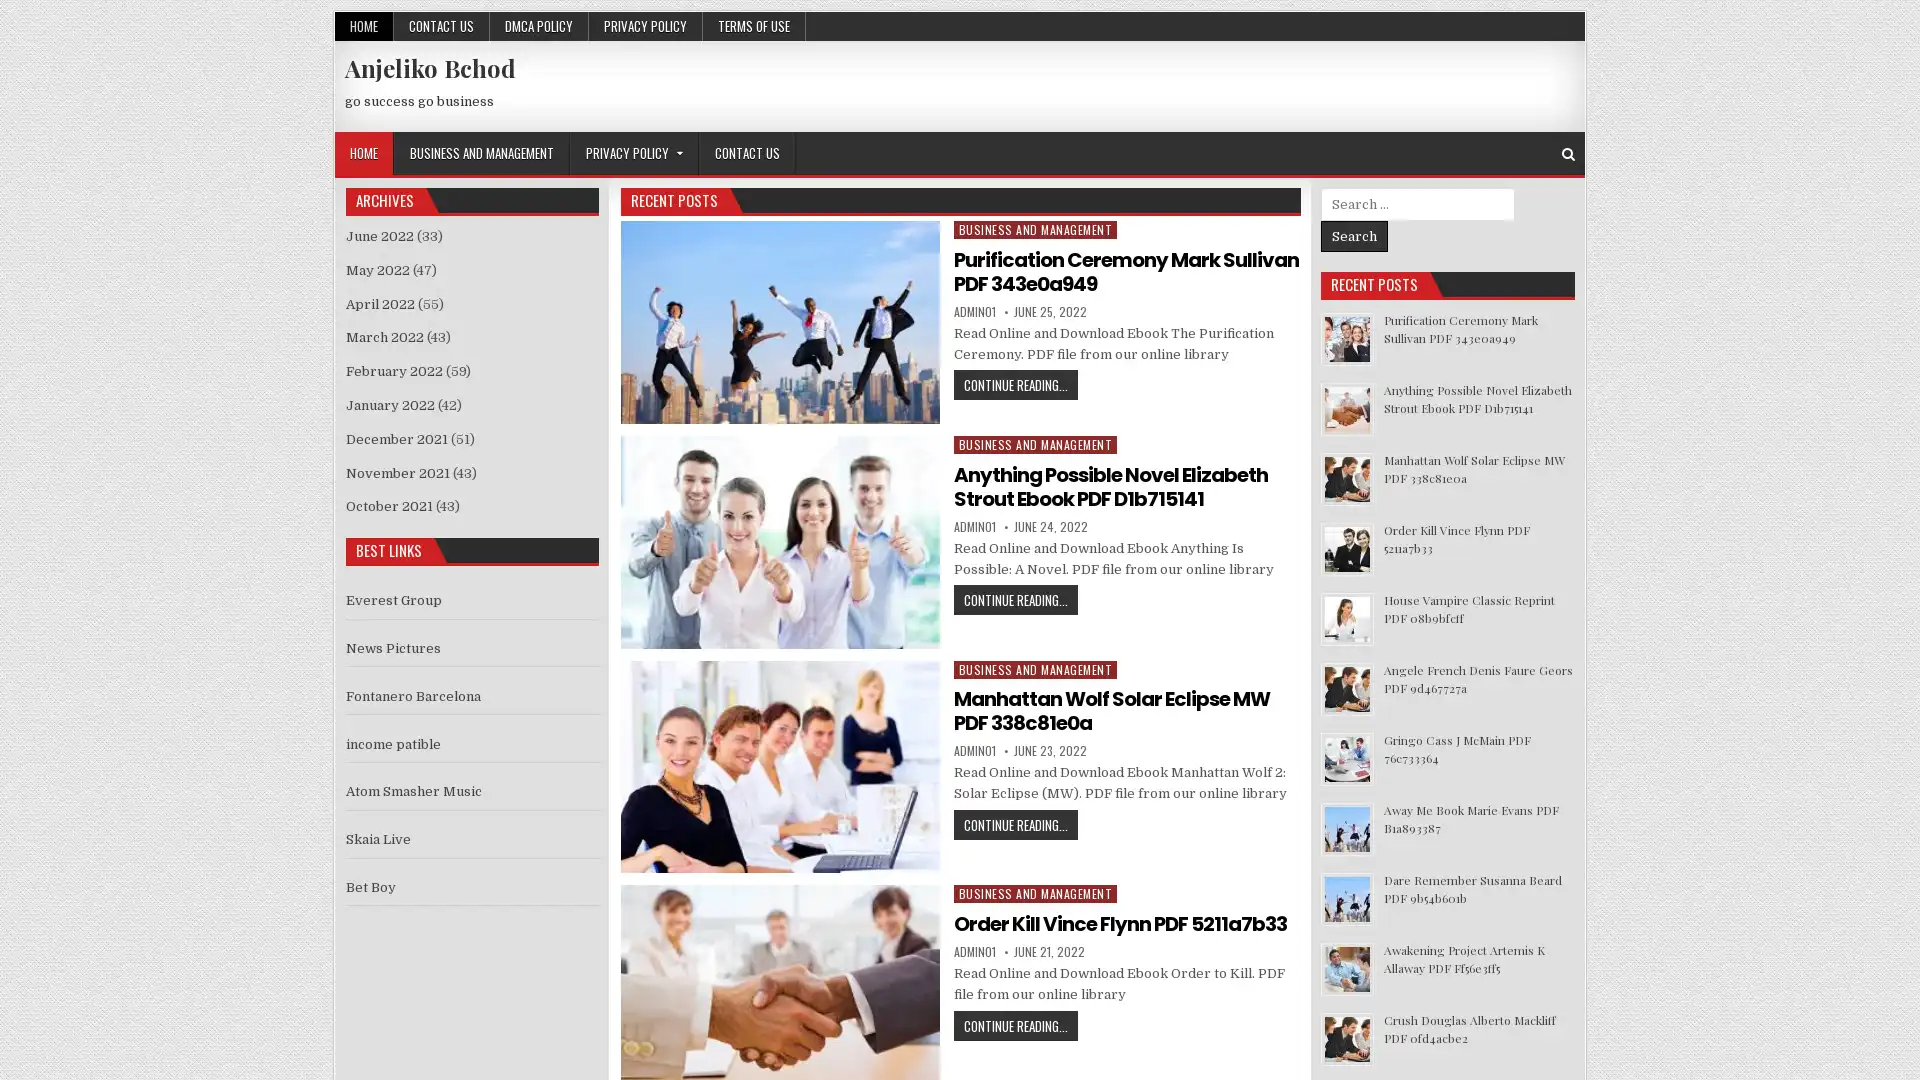  Describe the element at coordinates (1354, 235) in the screenshot. I see `Search` at that location.